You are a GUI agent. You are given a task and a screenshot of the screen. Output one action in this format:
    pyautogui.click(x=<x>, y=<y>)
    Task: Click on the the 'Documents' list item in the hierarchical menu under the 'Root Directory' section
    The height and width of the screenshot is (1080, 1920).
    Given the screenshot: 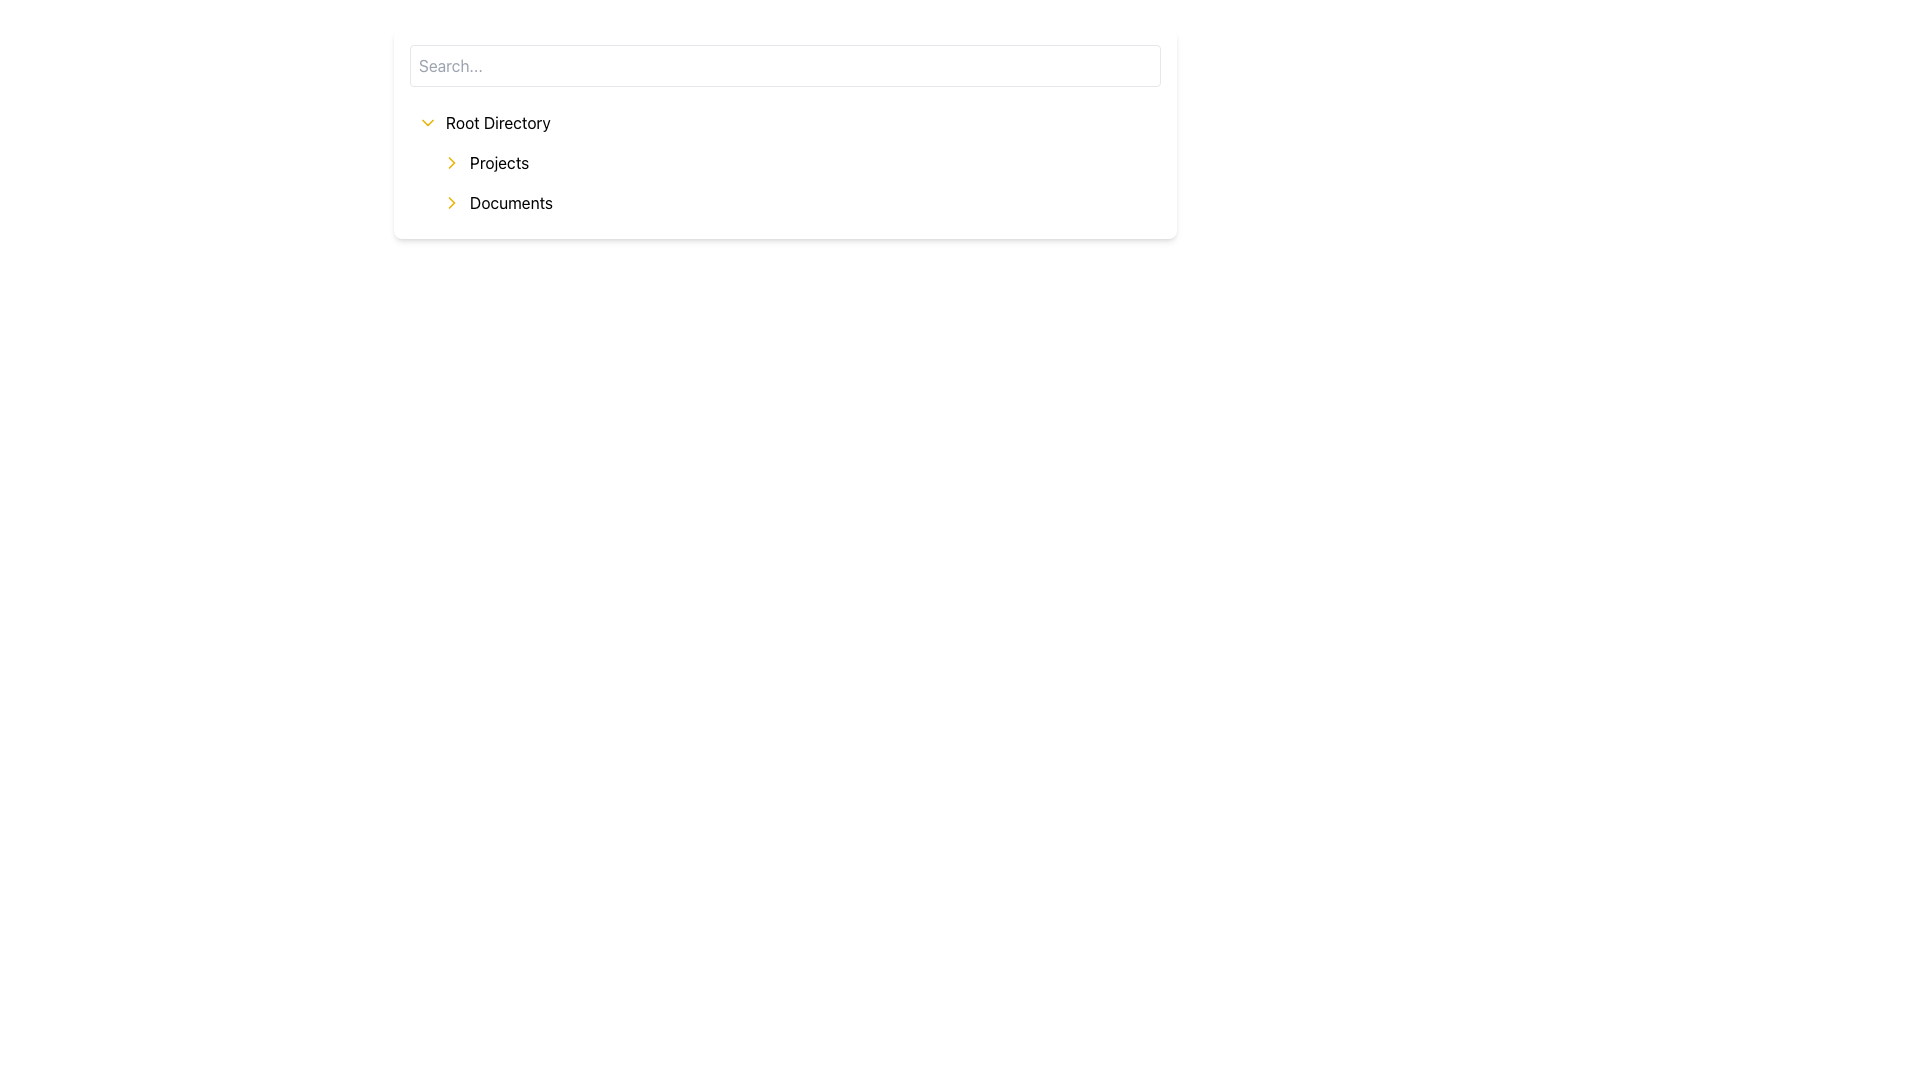 What is the action you would take?
    pyautogui.click(x=796, y=203)
    